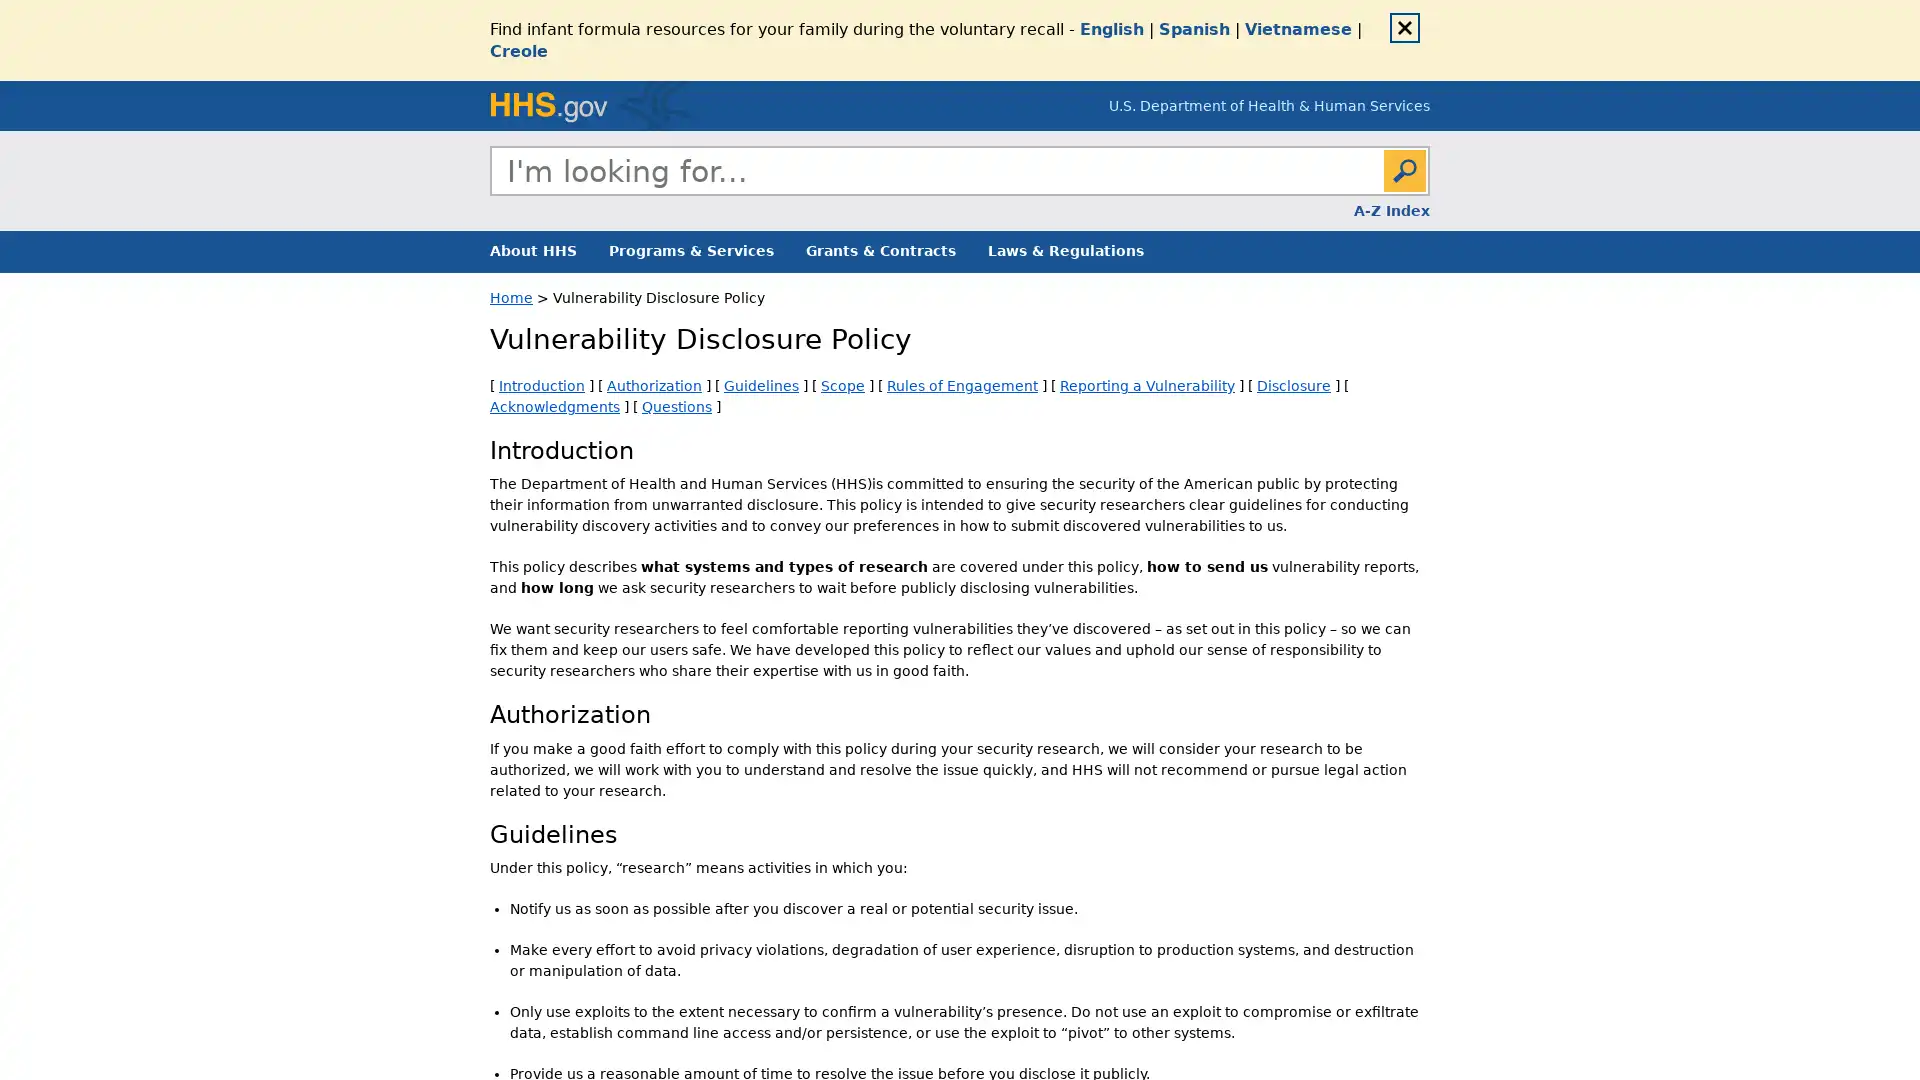 The image size is (1920, 1080). What do you see at coordinates (1404, 27) in the screenshot?
I see `Close` at bounding box center [1404, 27].